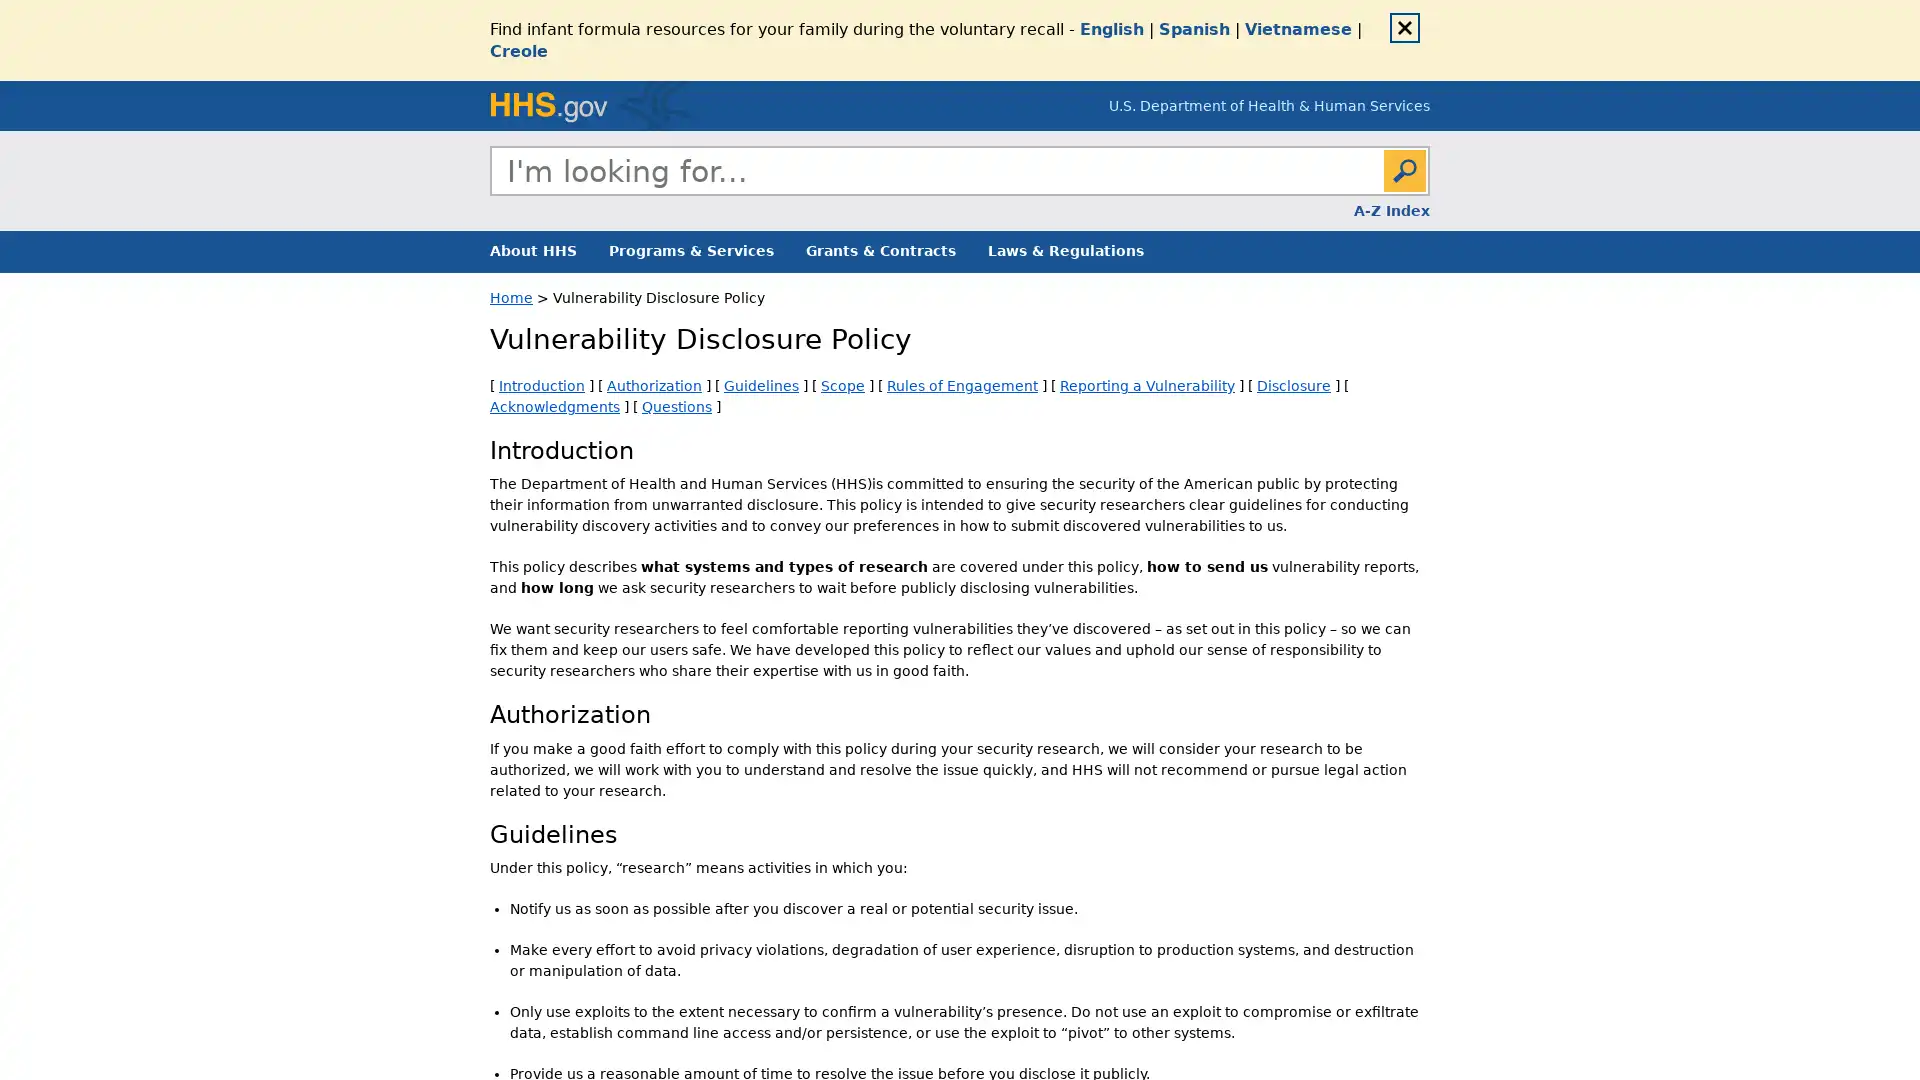 The image size is (1920, 1080). What do you see at coordinates (1404, 27) in the screenshot?
I see `Close` at bounding box center [1404, 27].